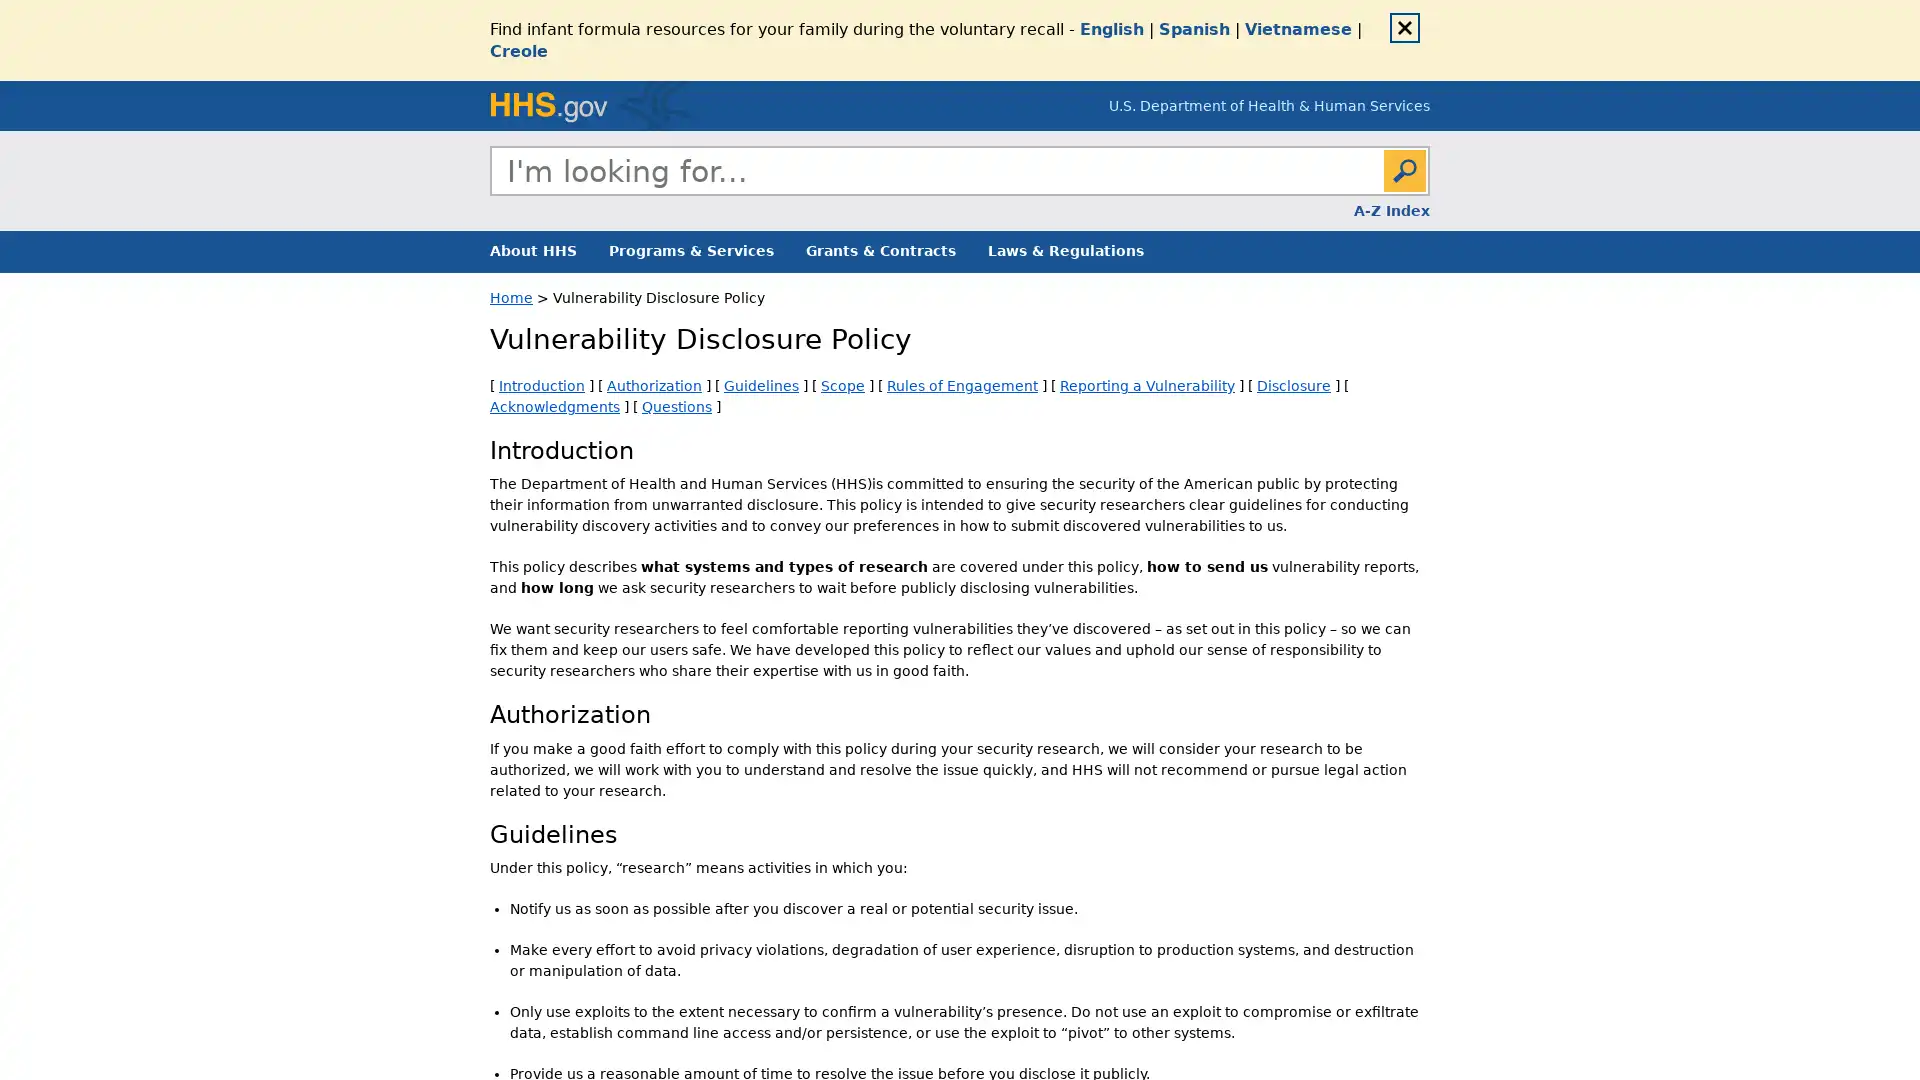 The image size is (1920, 1080). What do you see at coordinates (1404, 27) in the screenshot?
I see `Close` at bounding box center [1404, 27].